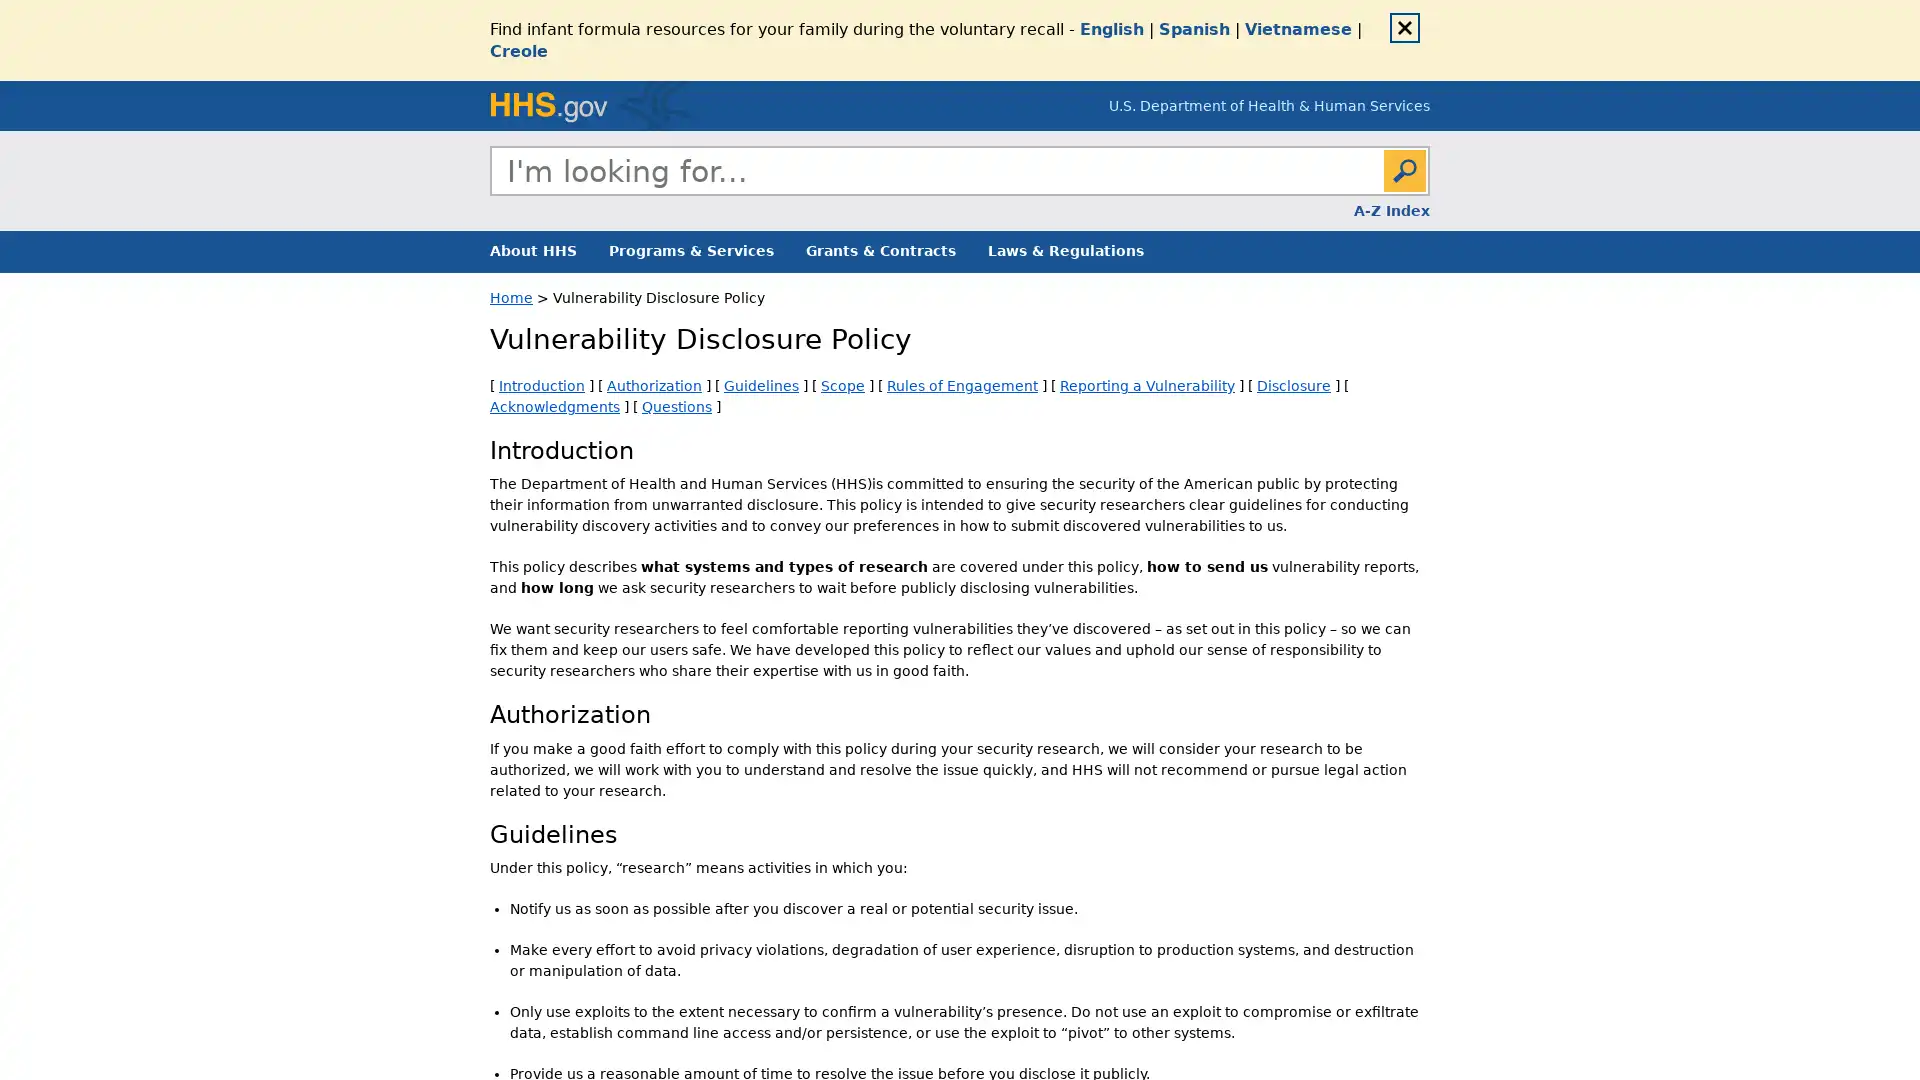 The image size is (1920, 1080). What do you see at coordinates (1404, 27) in the screenshot?
I see `Close` at bounding box center [1404, 27].